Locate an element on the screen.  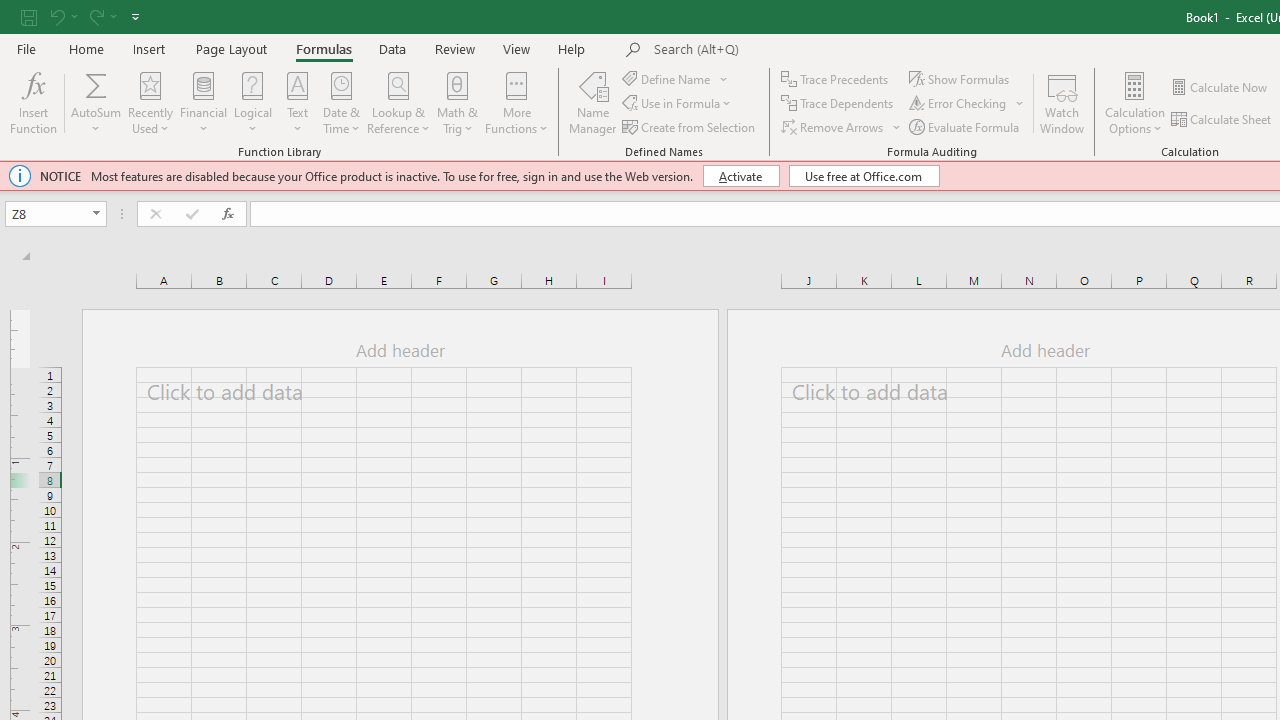
'Activate' is located at coordinates (740, 175).